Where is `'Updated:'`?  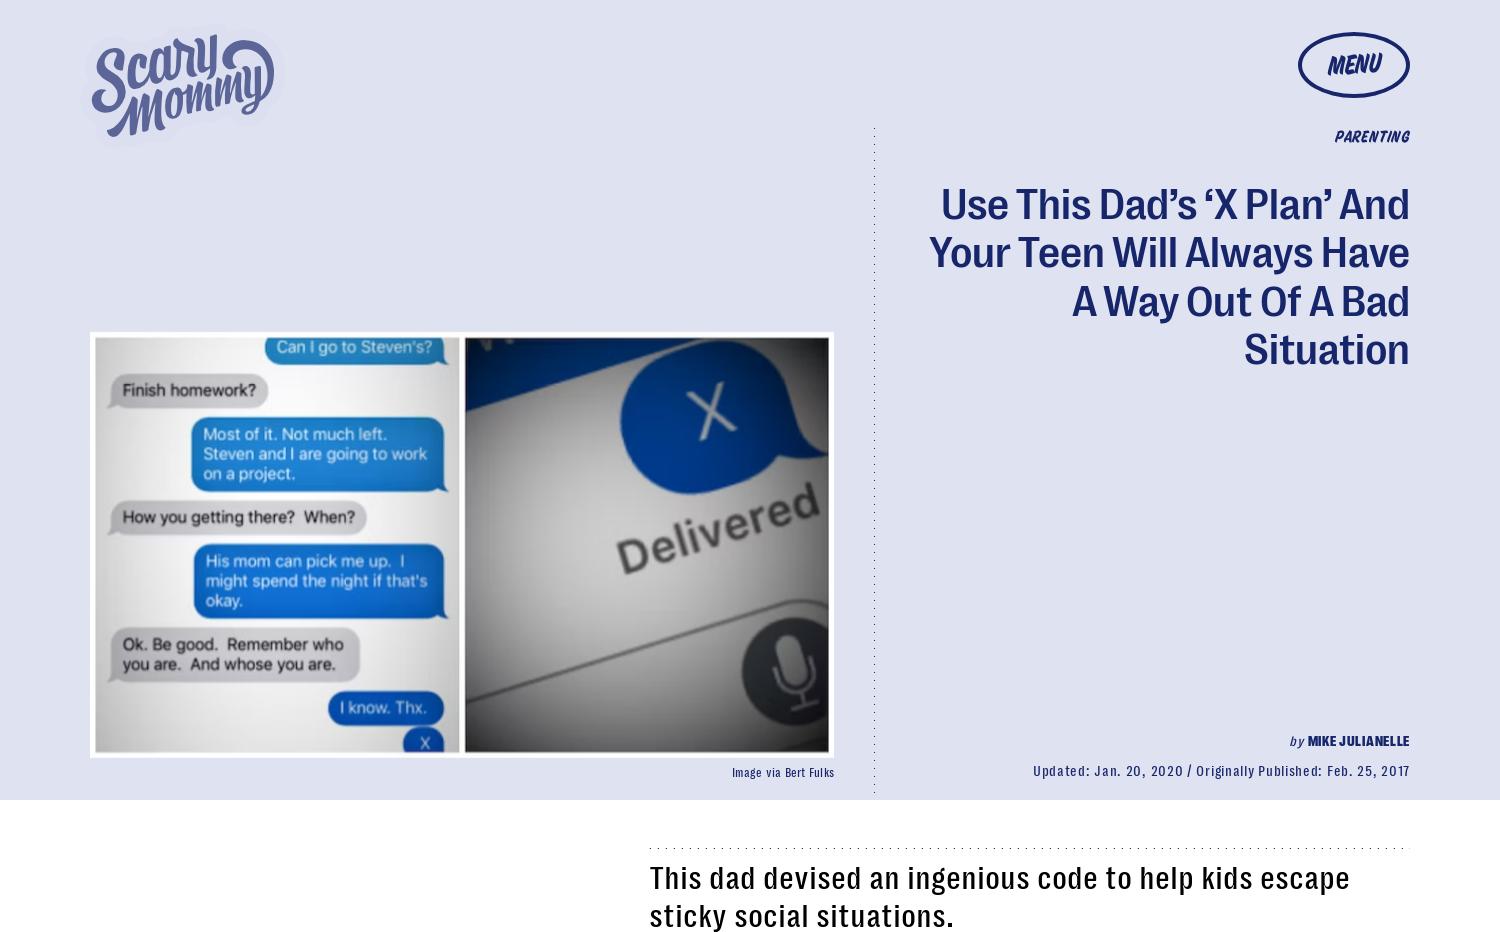
'Updated:' is located at coordinates (1062, 770).